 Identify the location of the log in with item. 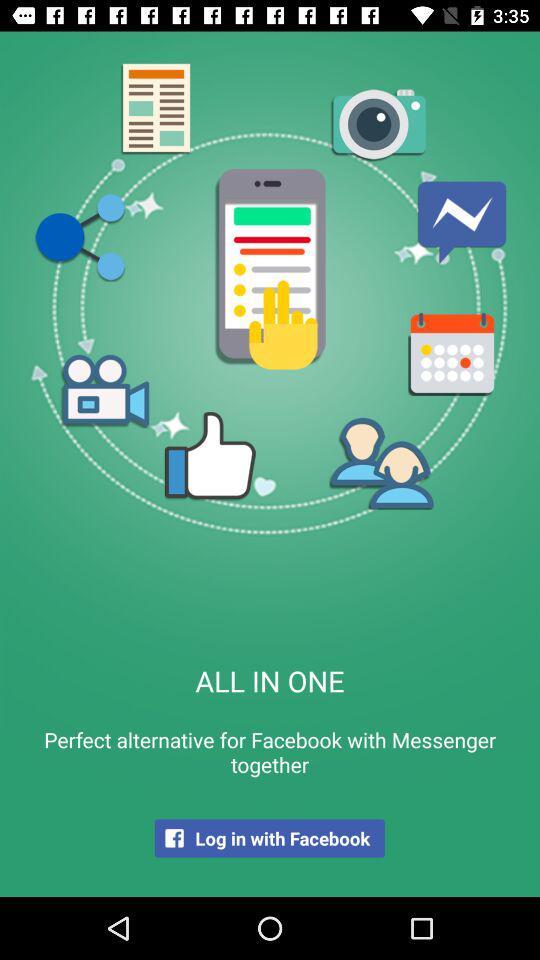
(269, 838).